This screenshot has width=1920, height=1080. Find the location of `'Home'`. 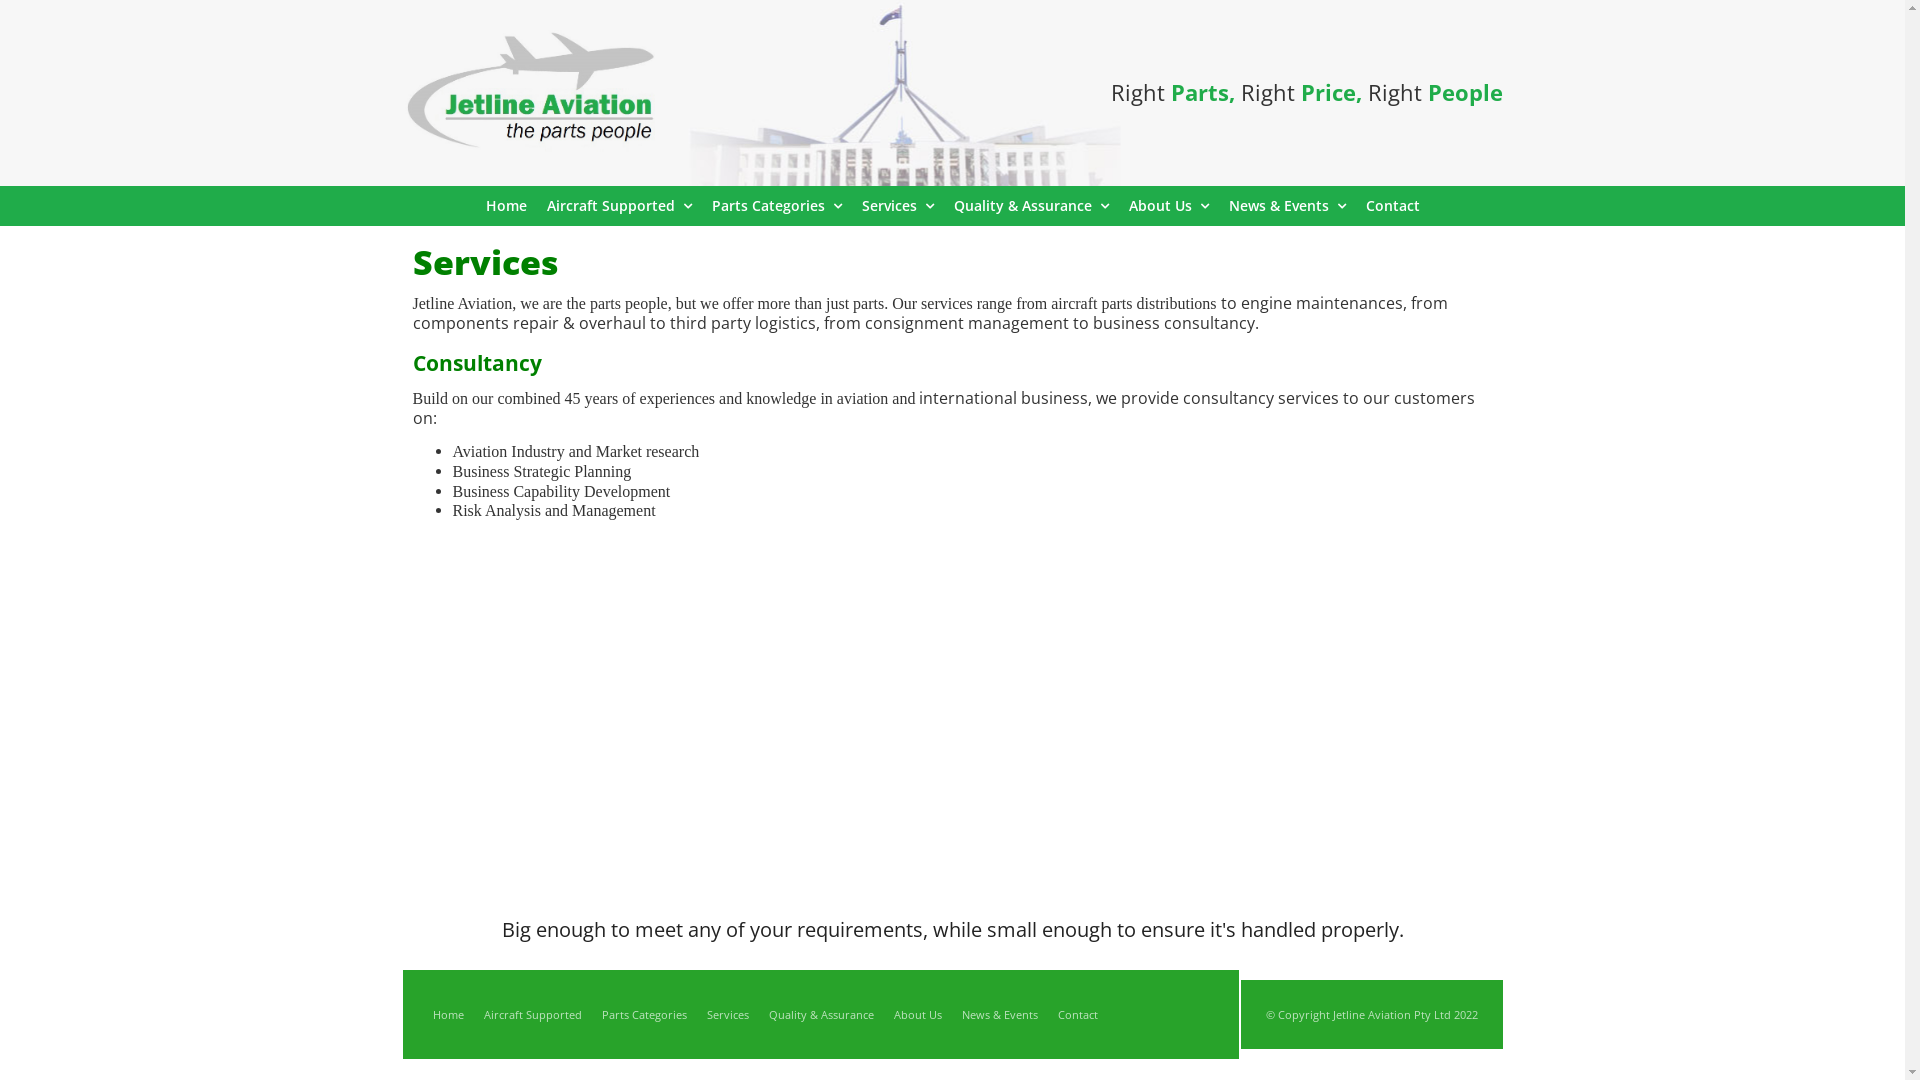

'Home' is located at coordinates (506, 205).